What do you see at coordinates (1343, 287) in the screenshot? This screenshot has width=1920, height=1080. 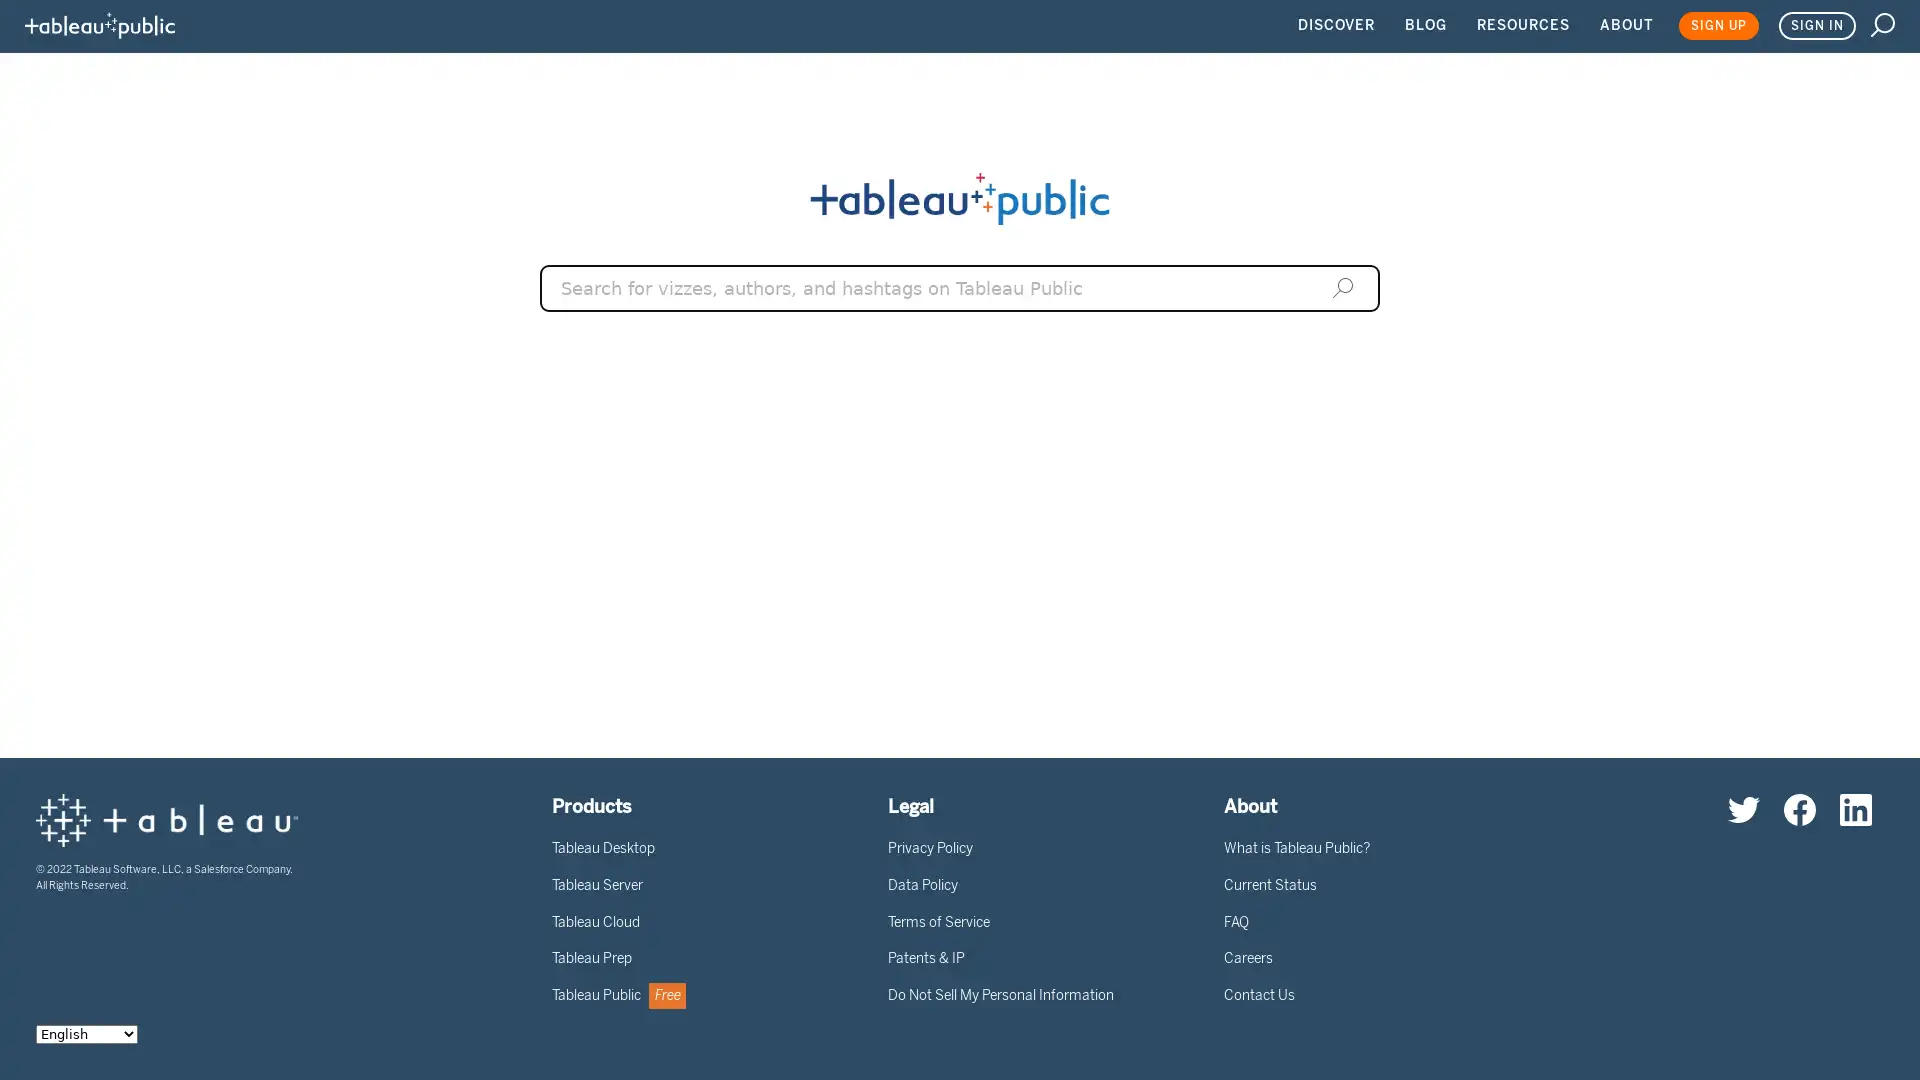 I see `Search` at bounding box center [1343, 287].